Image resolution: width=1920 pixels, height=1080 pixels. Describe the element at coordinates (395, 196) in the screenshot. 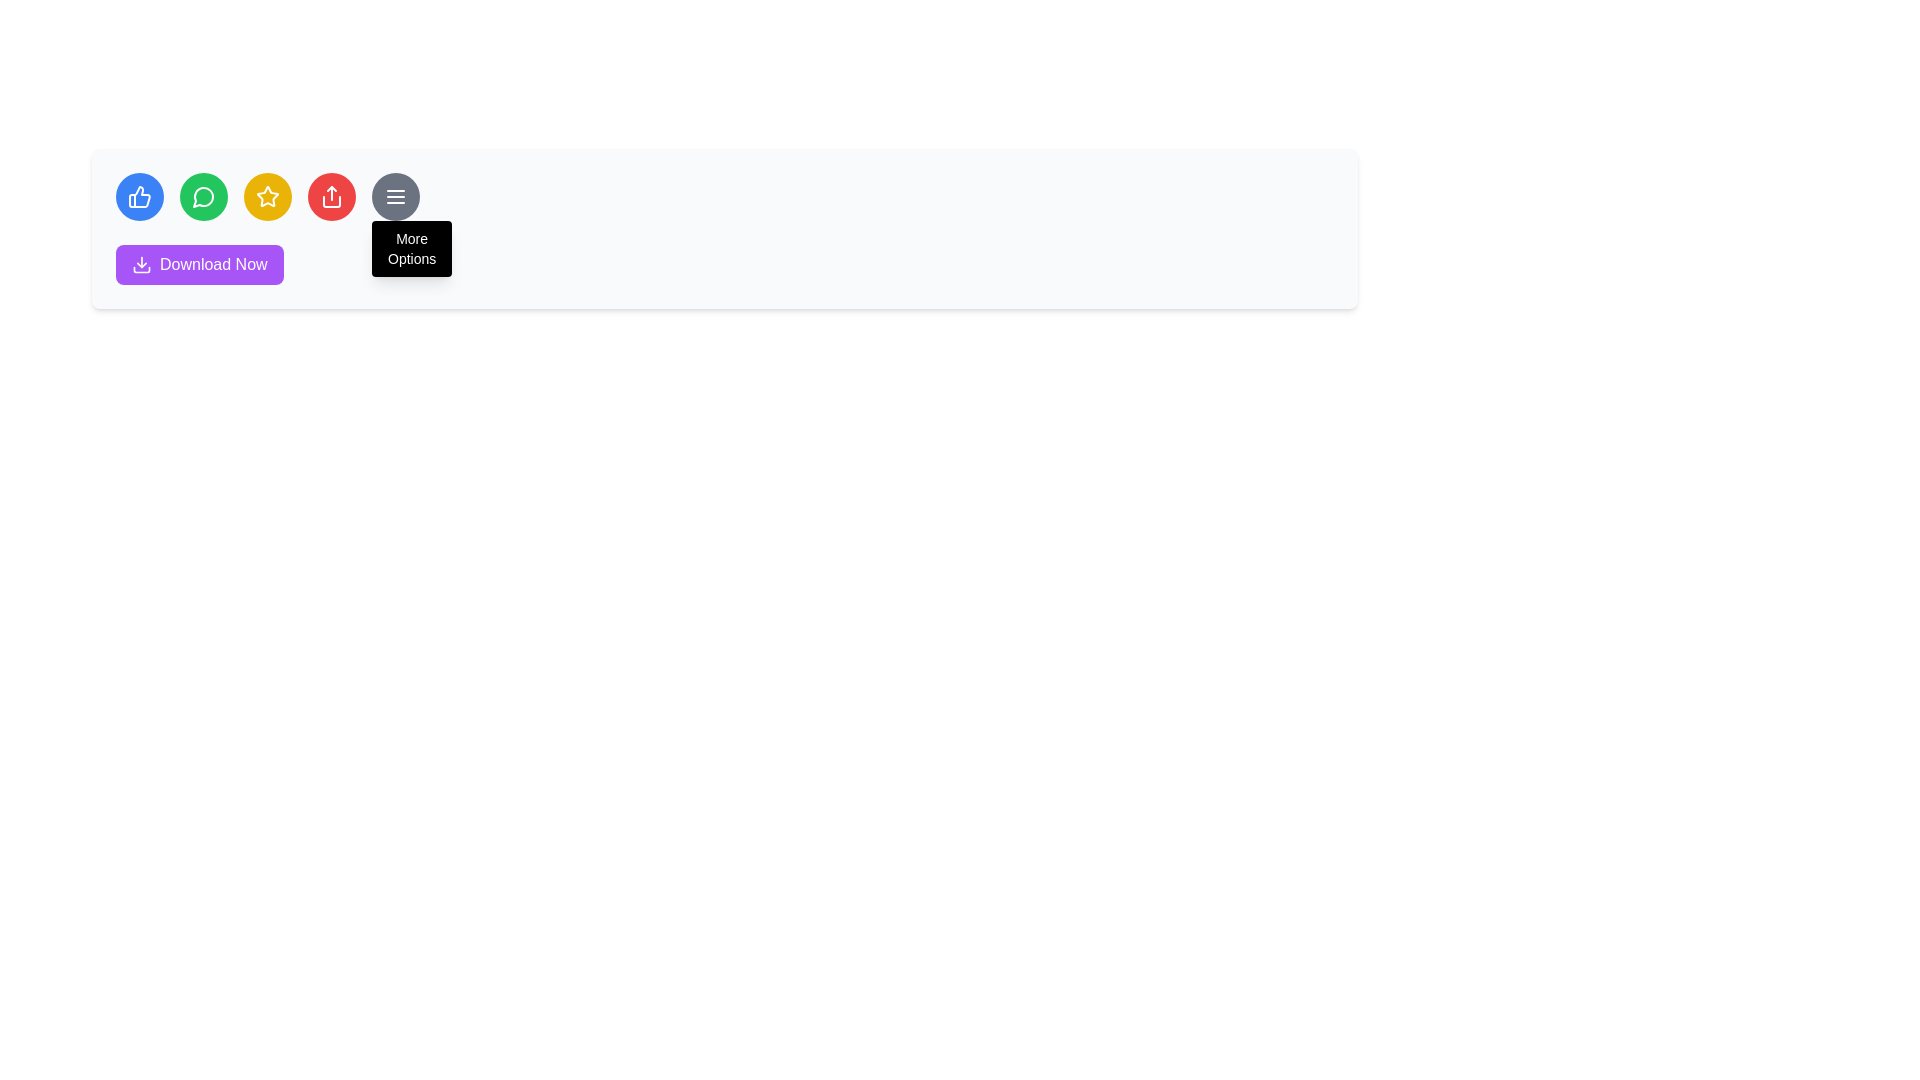

I see `the sixth circular button on the right` at that location.